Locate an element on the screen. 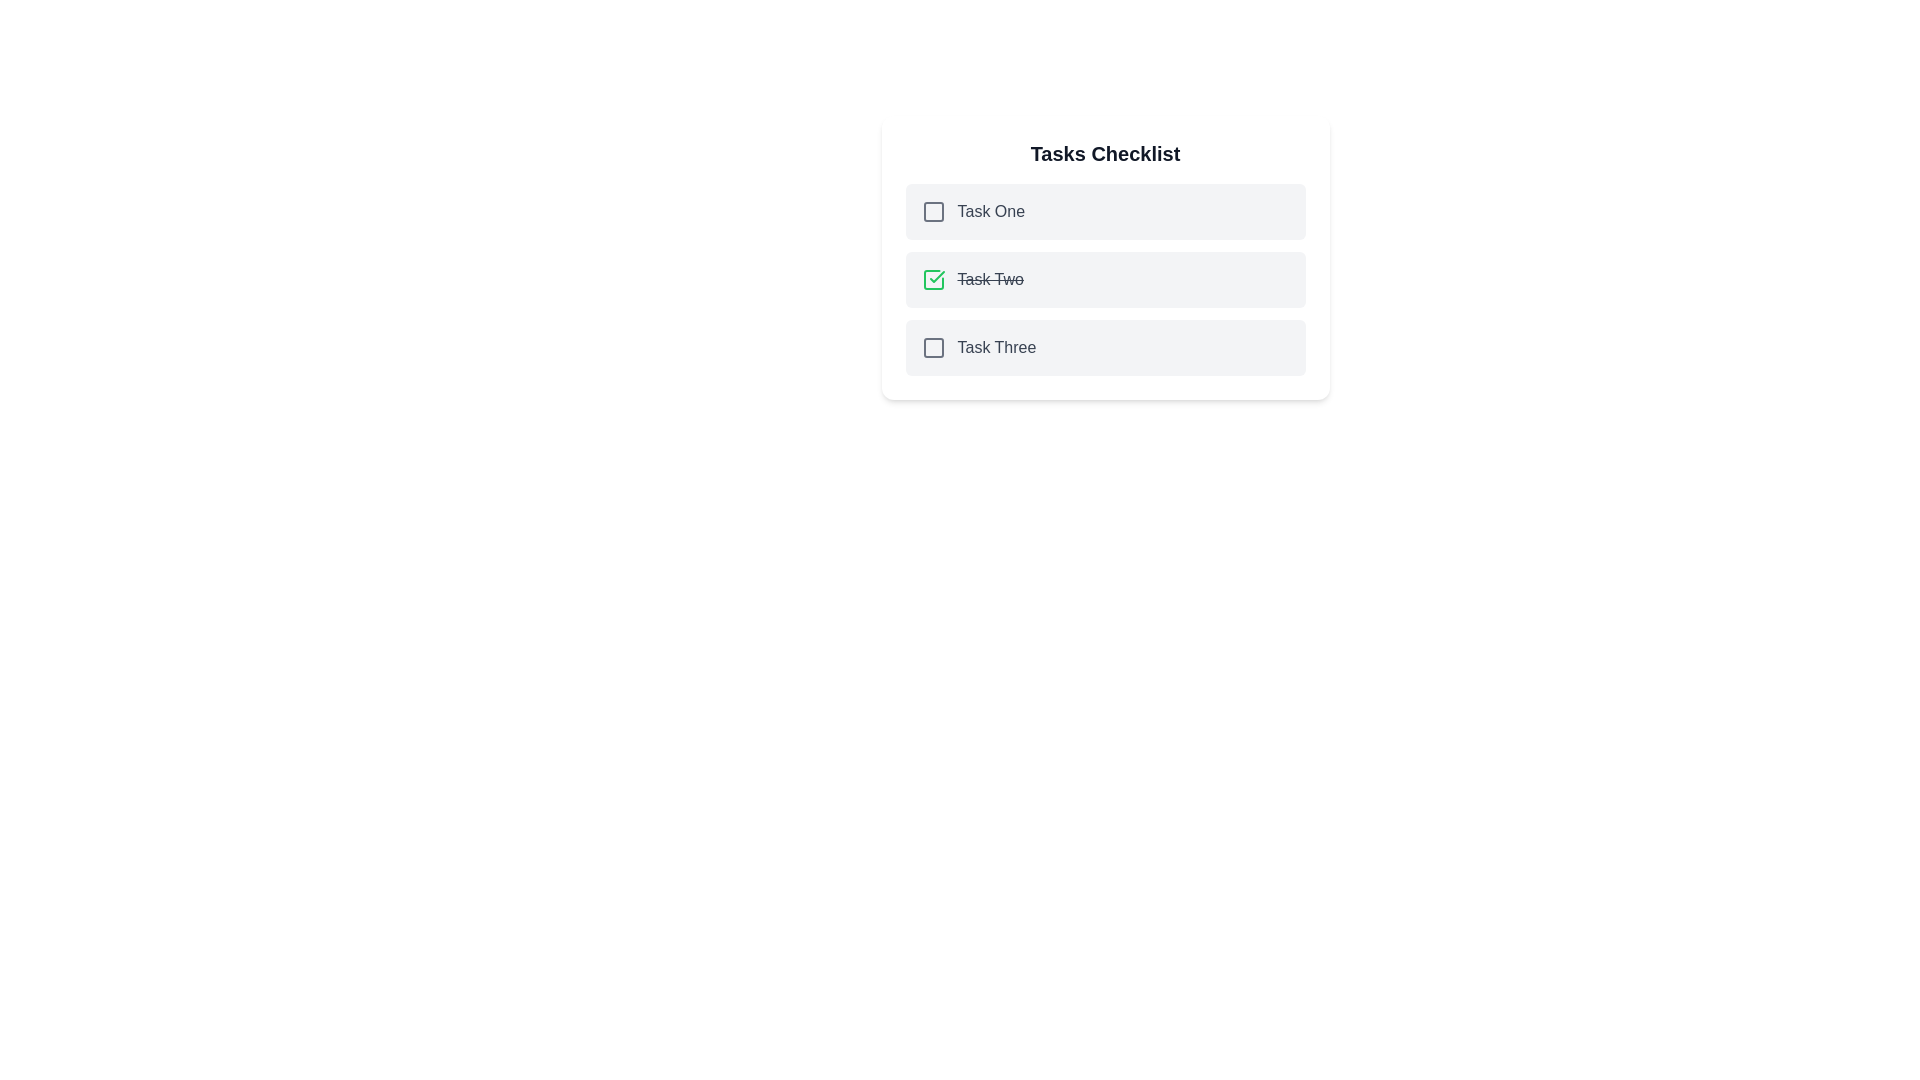 The height and width of the screenshot is (1080, 1920). the 'Tasks Checklist' title text, which is bold and large, located at the top of the card-like section is located at coordinates (1104, 153).